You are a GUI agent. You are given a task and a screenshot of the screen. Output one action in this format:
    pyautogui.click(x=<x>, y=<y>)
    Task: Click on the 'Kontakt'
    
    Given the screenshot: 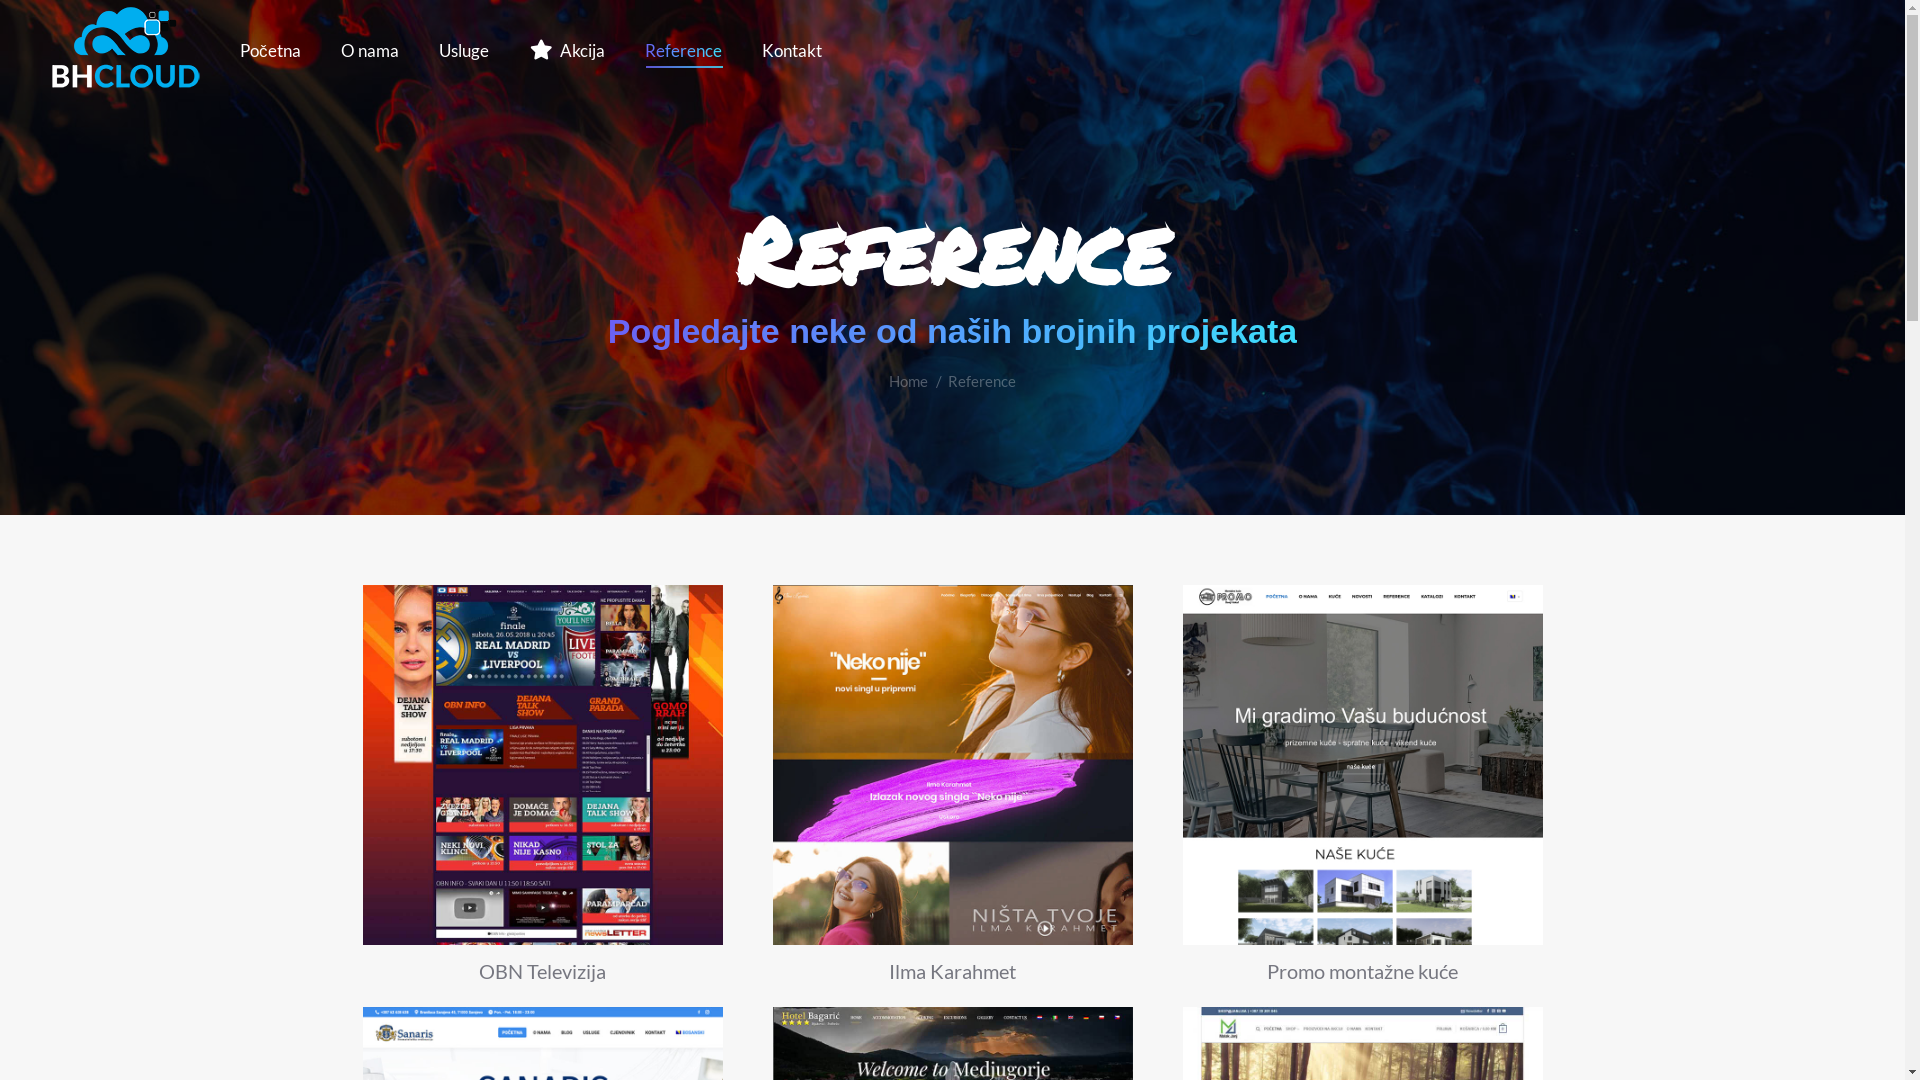 What is the action you would take?
    pyautogui.click(x=761, y=49)
    